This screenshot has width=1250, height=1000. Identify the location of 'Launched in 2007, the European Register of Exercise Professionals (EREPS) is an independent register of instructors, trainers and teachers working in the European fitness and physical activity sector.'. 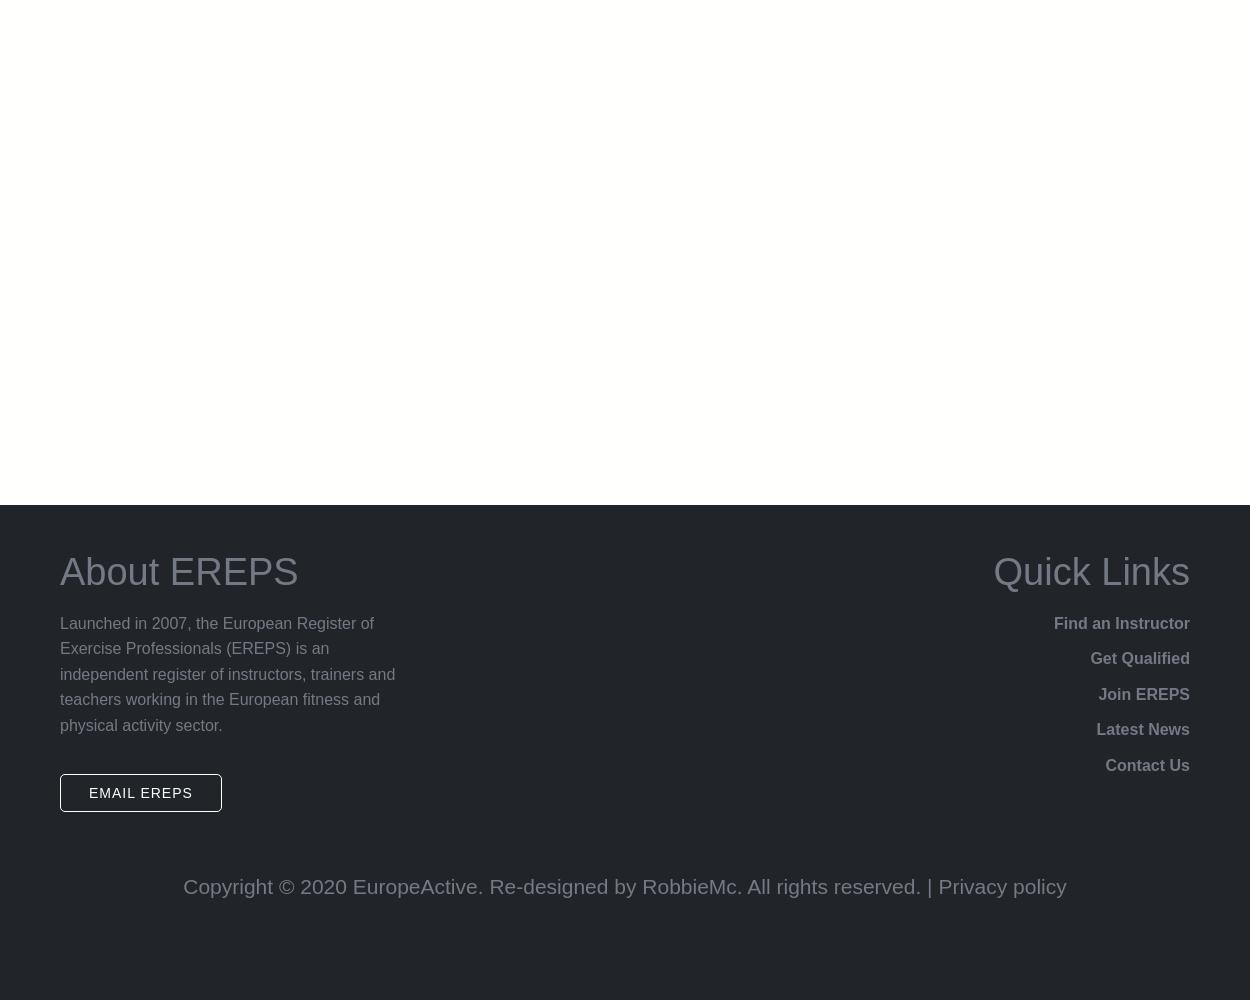
(226, 674).